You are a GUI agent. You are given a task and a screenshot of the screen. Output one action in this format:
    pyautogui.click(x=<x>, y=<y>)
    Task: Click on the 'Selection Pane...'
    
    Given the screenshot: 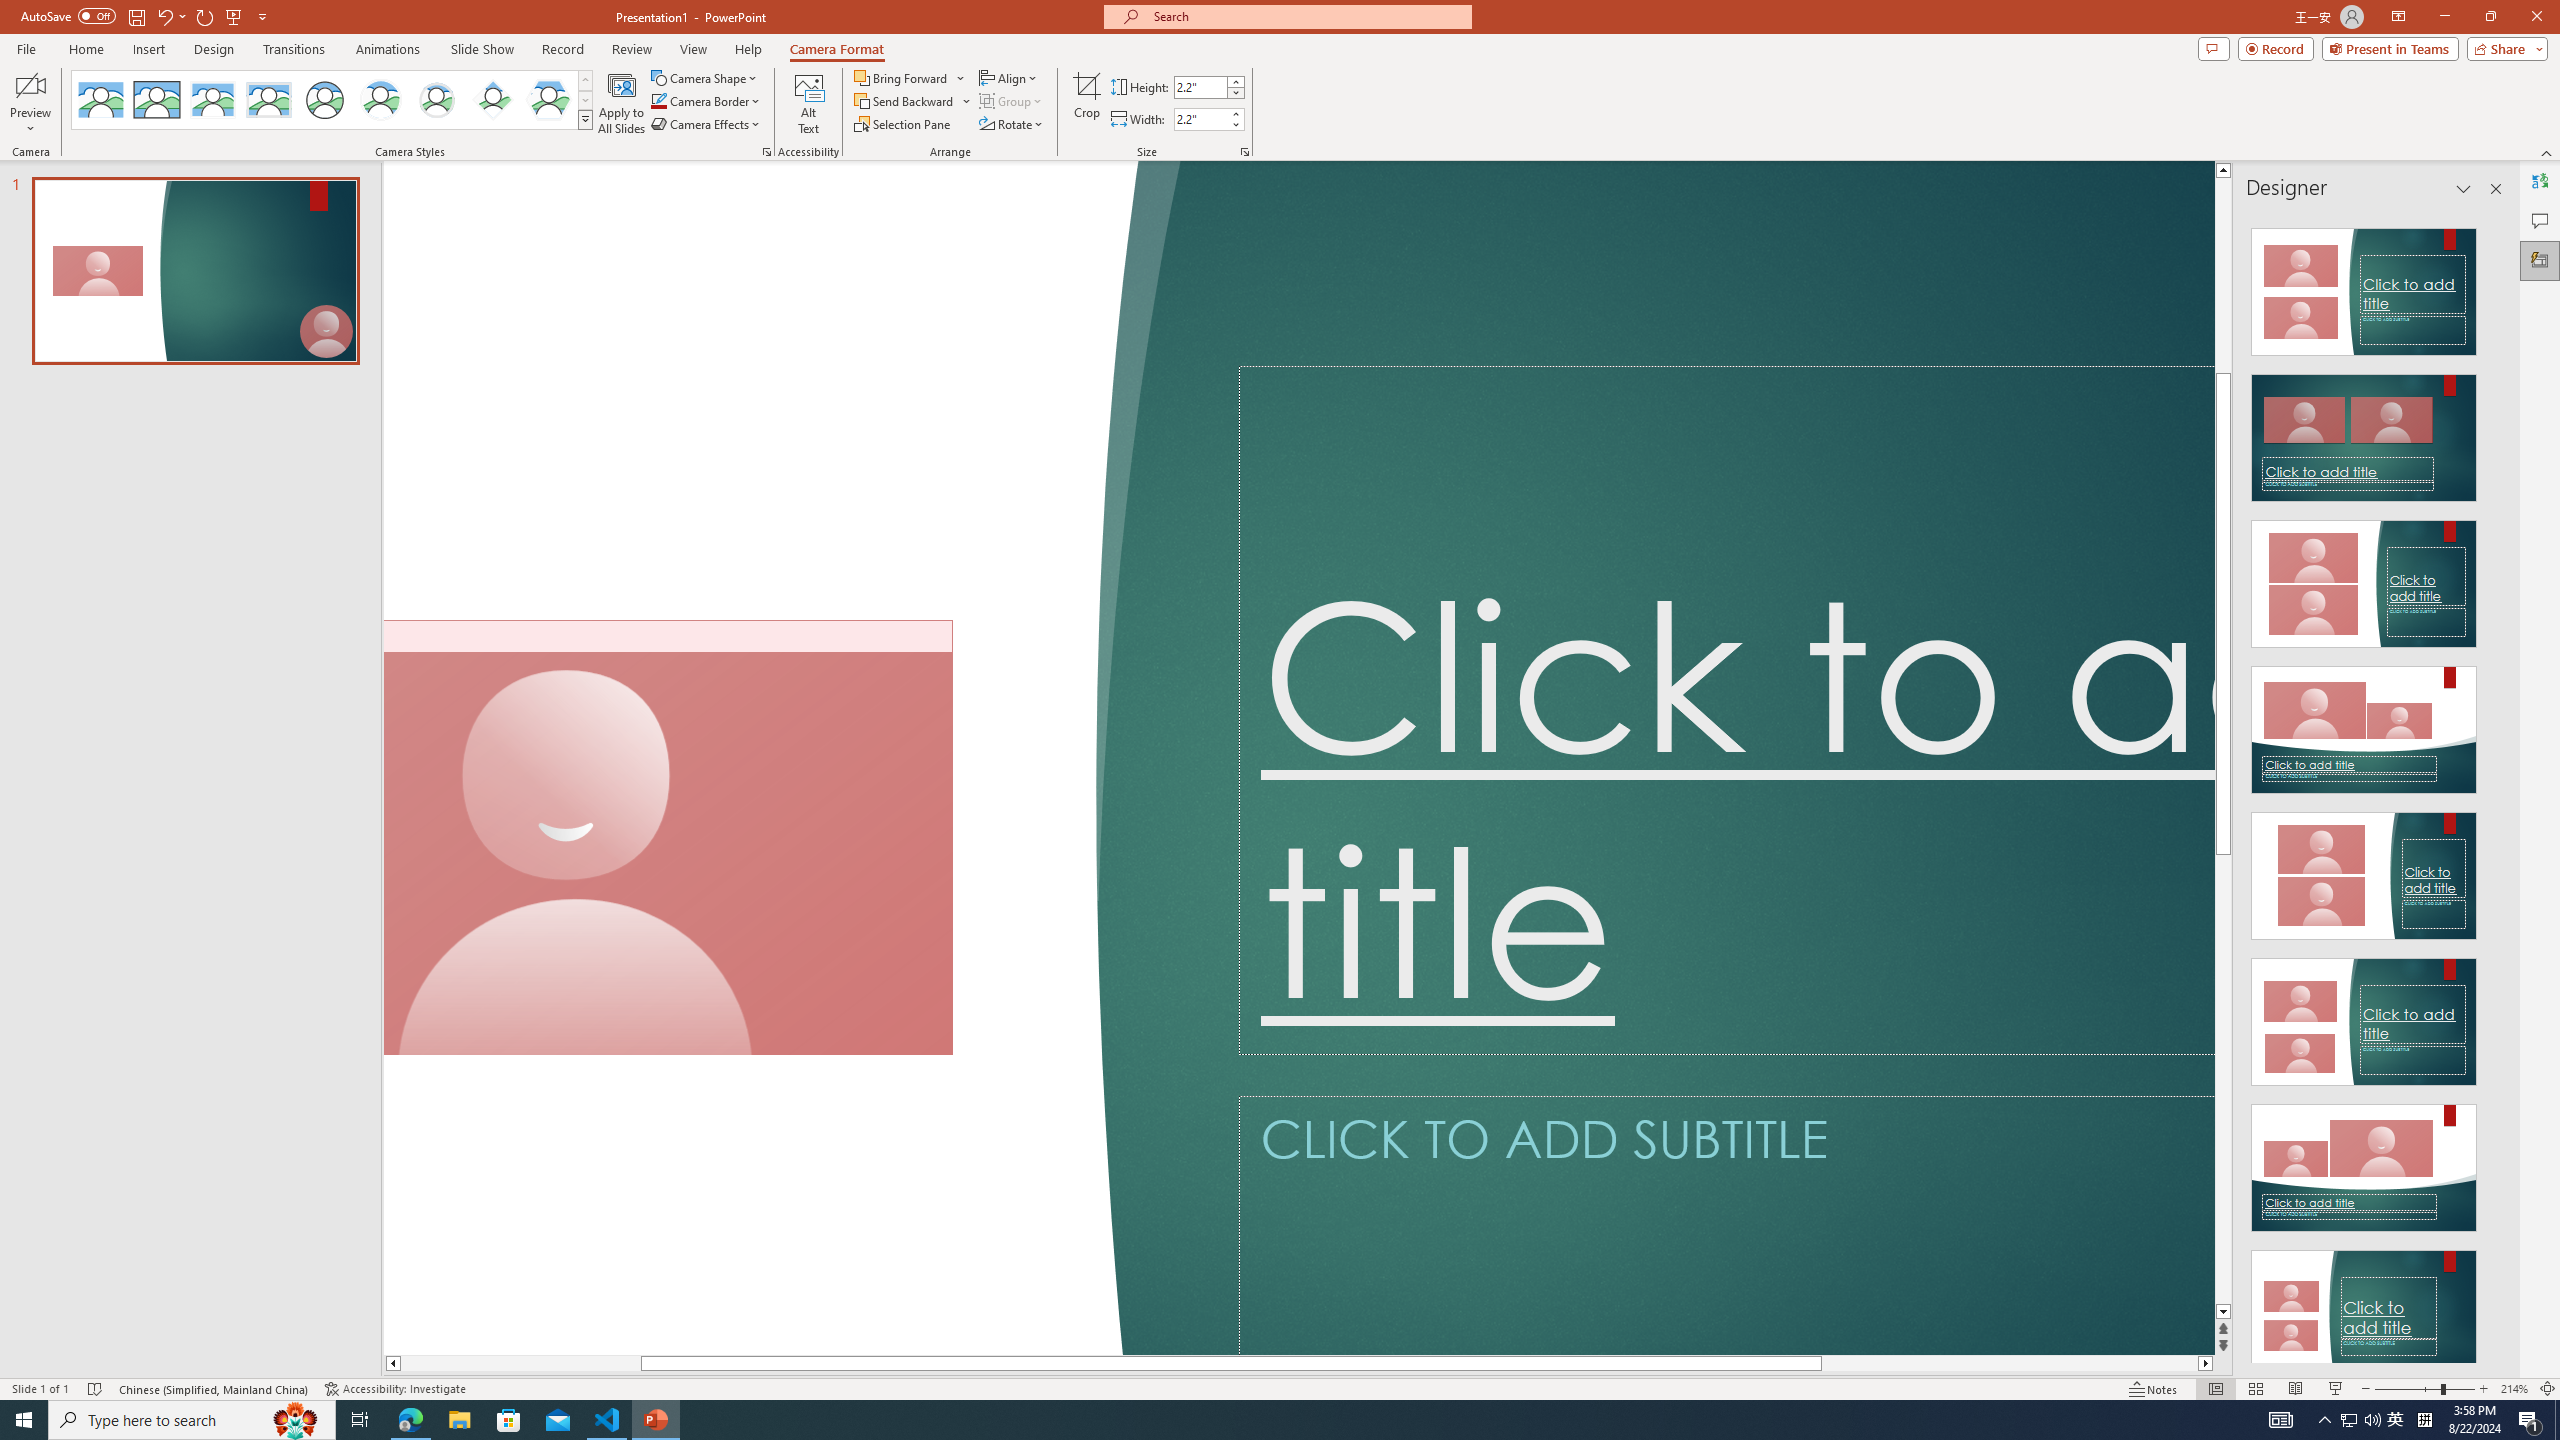 What is the action you would take?
    pyautogui.click(x=902, y=122)
    